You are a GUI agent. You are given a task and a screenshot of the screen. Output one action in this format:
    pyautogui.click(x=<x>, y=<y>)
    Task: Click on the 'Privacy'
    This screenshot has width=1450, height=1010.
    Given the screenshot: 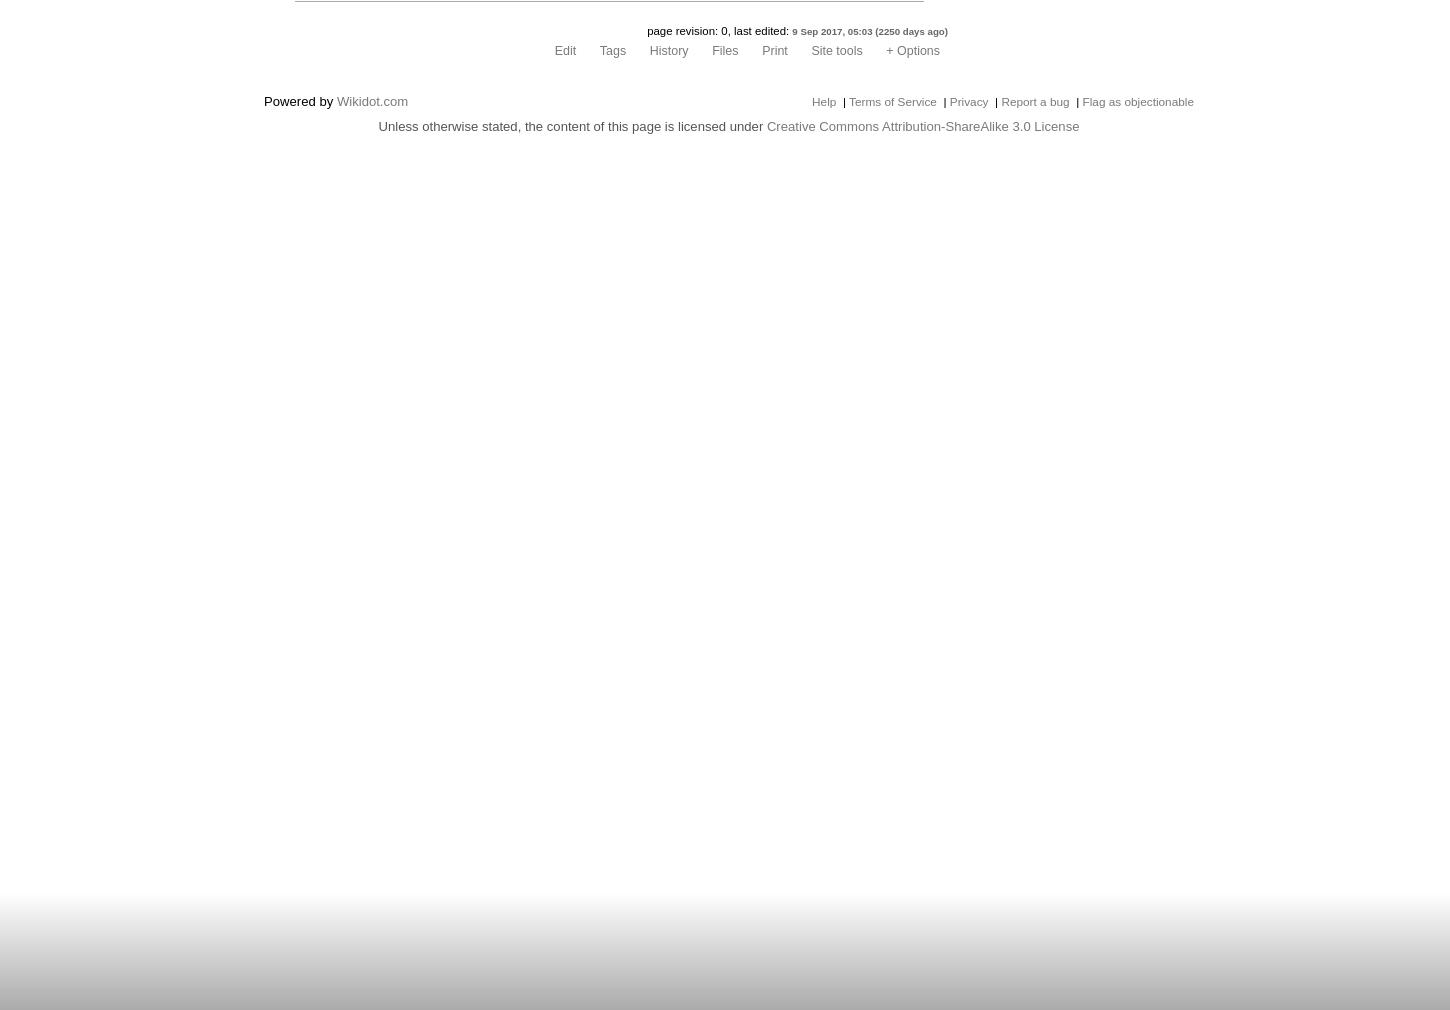 What is the action you would take?
    pyautogui.click(x=968, y=100)
    